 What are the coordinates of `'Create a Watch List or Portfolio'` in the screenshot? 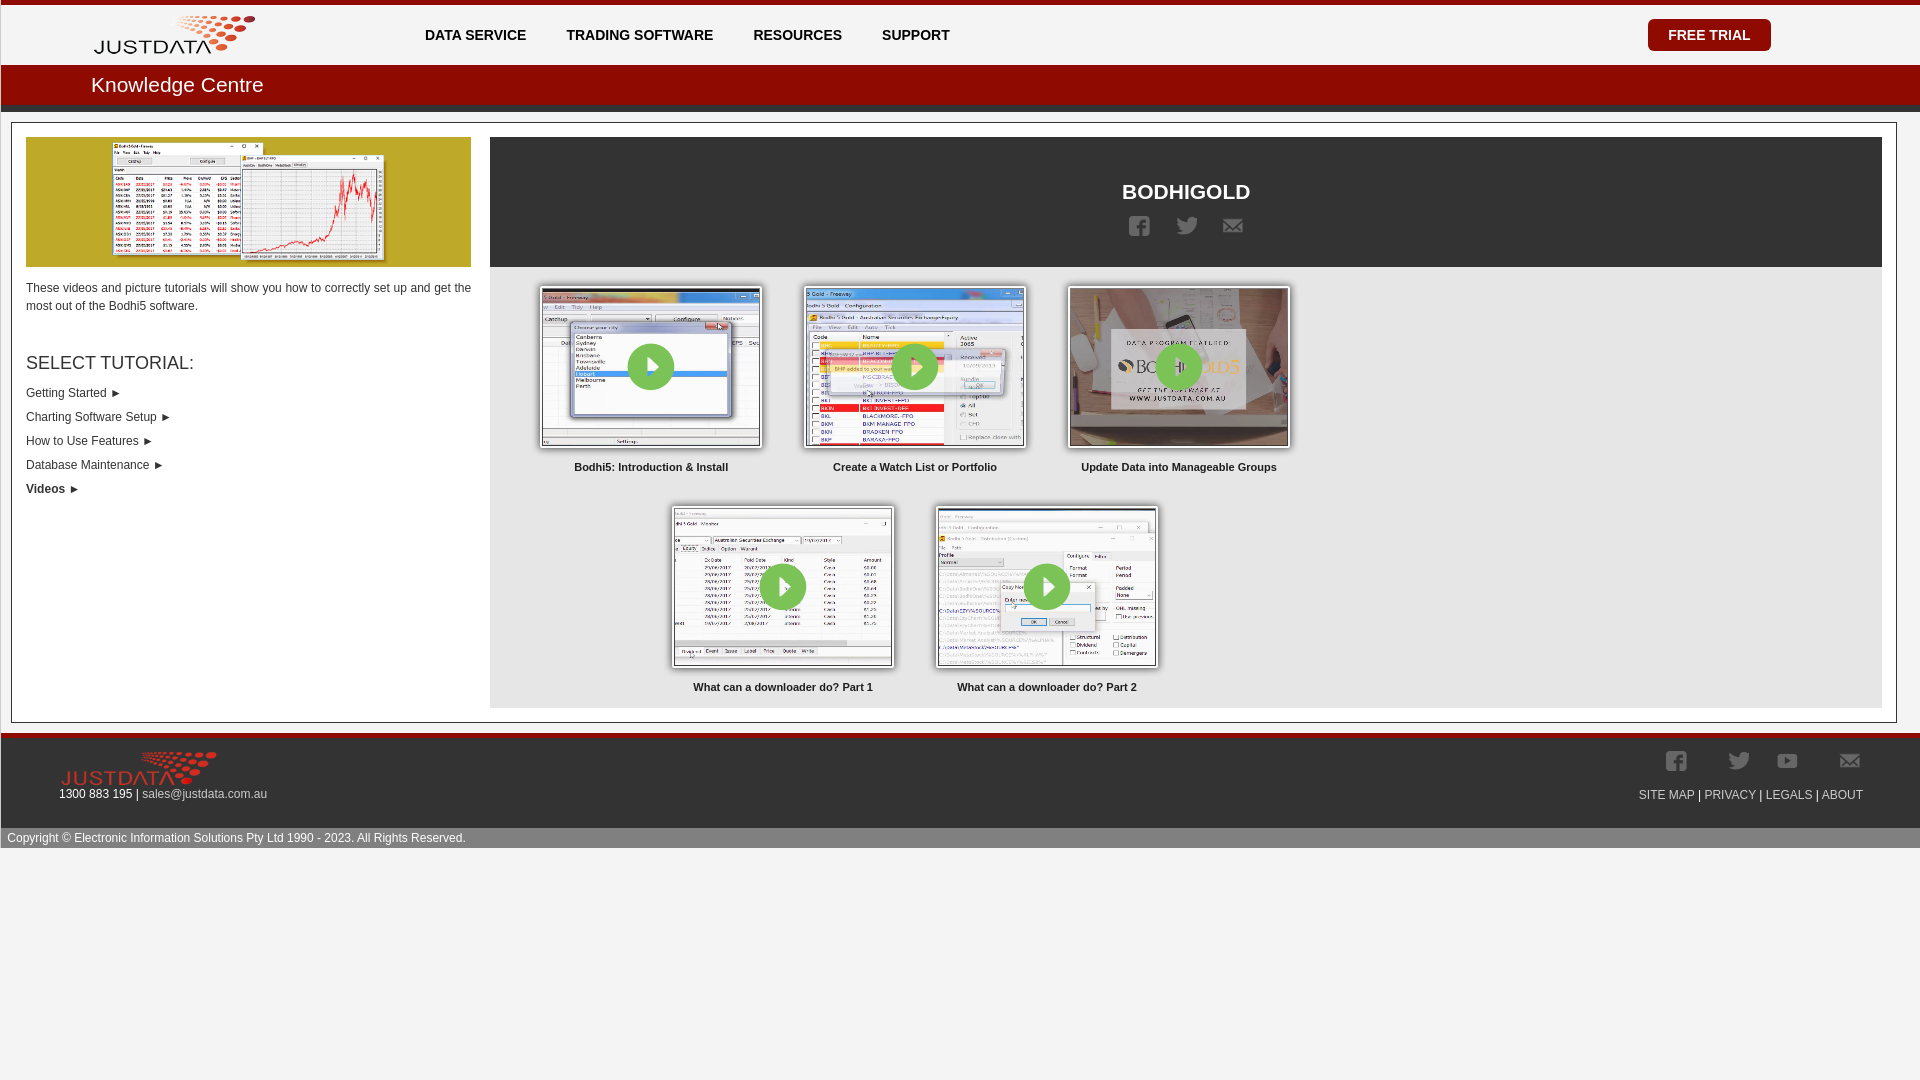 It's located at (914, 377).